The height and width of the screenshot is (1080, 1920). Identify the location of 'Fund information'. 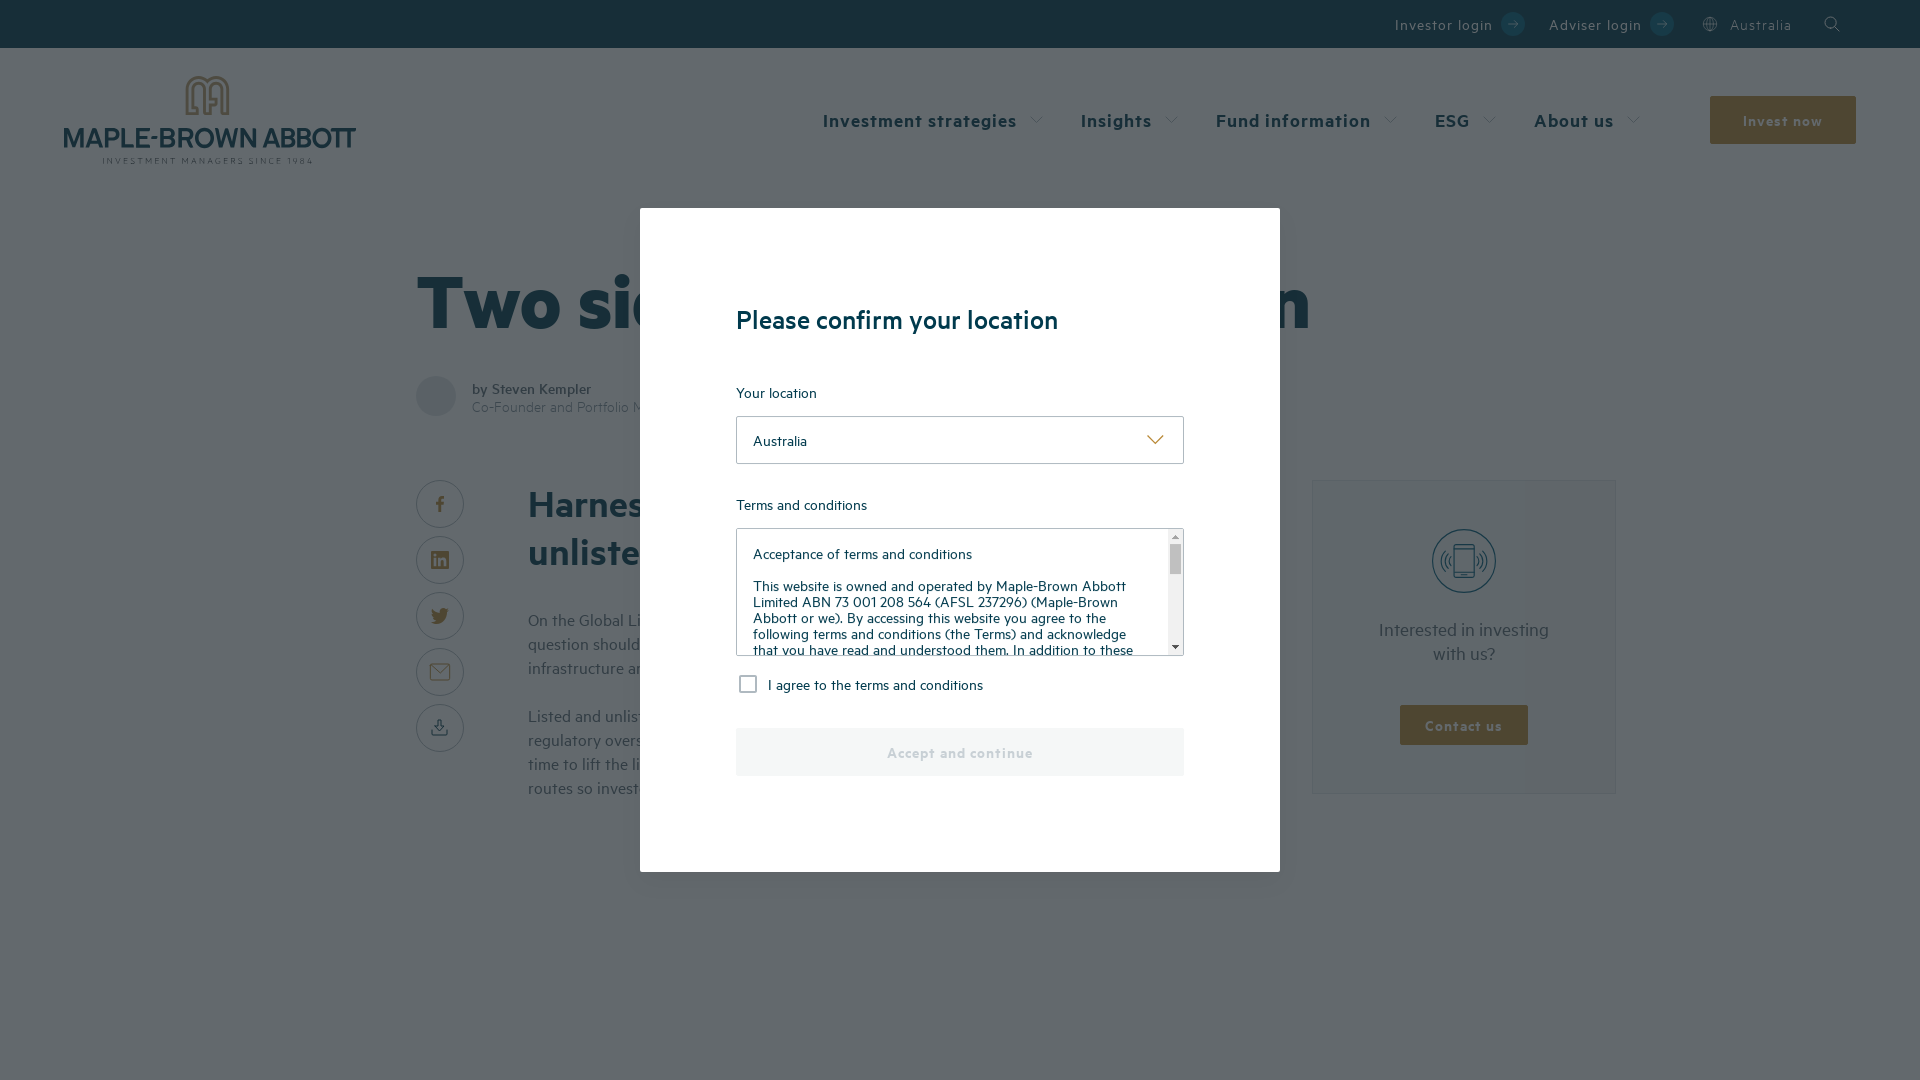
(1309, 119).